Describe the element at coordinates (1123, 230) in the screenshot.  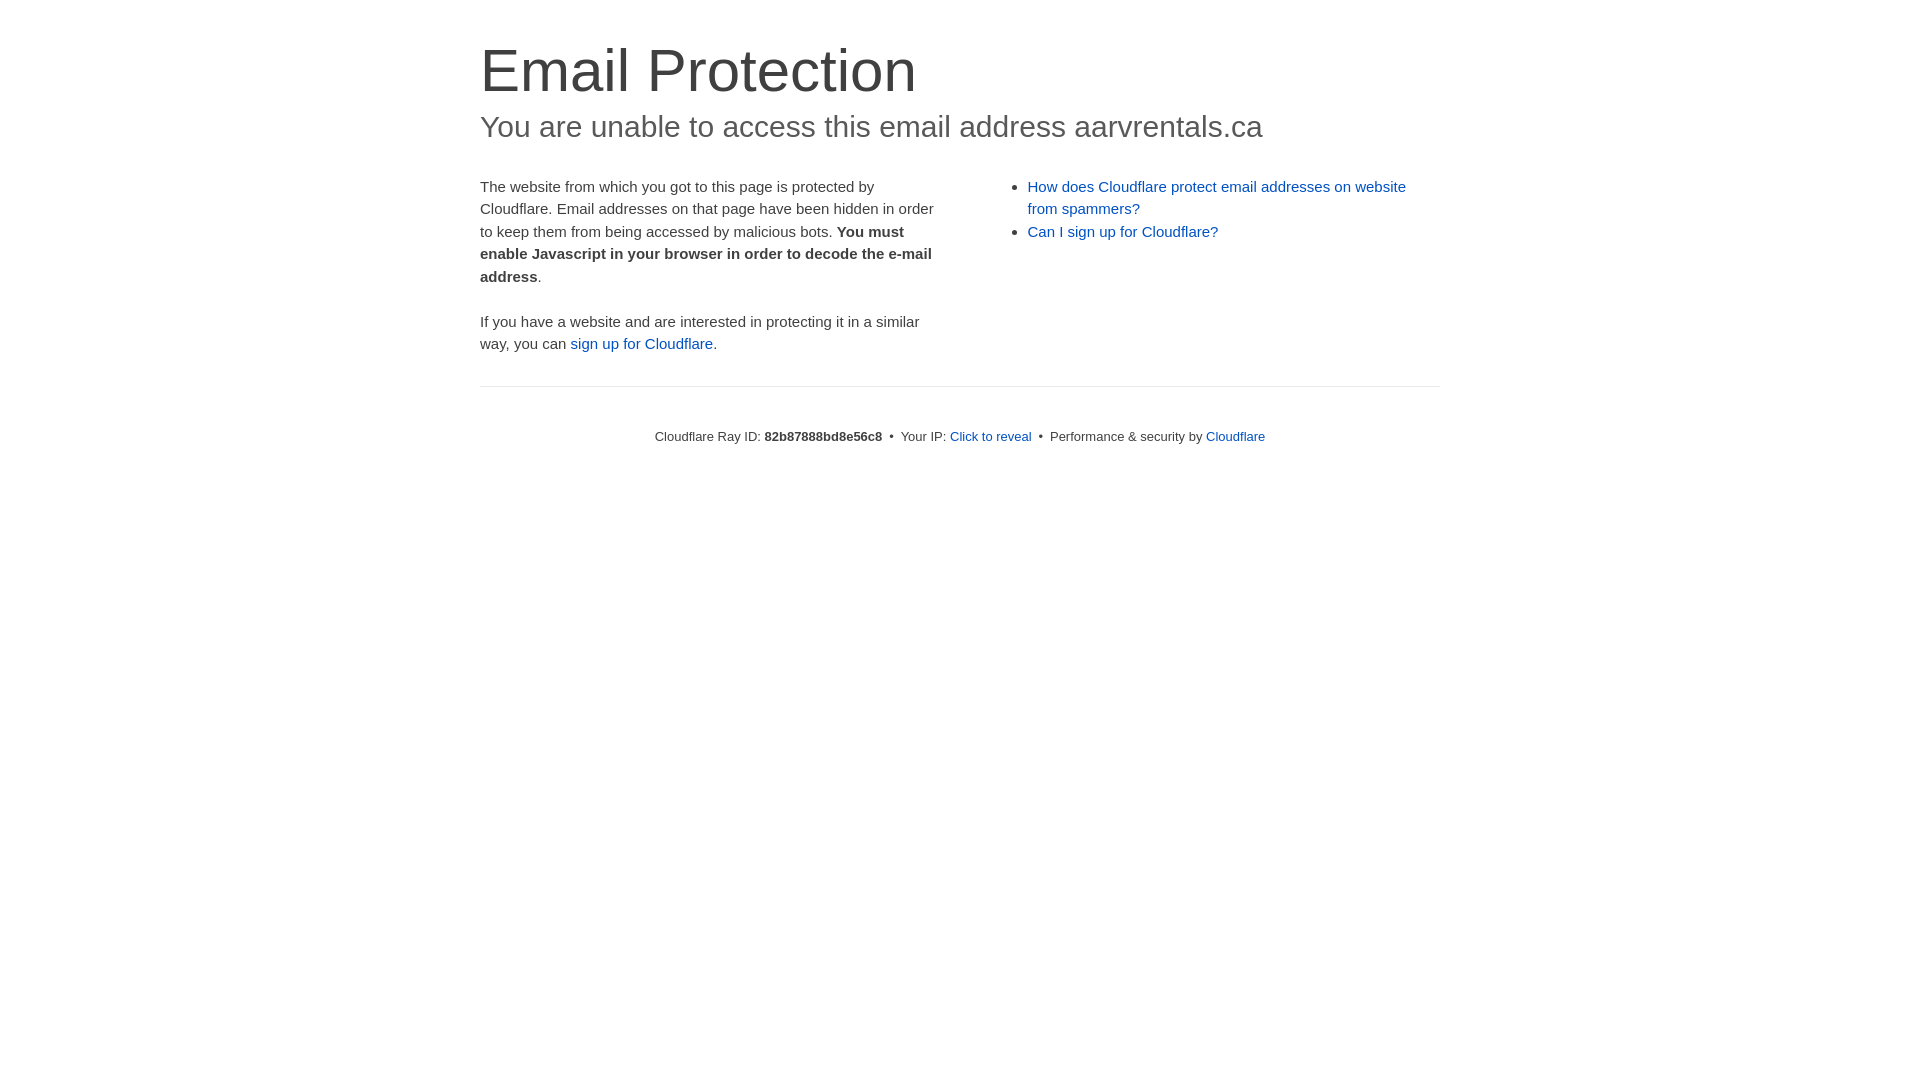
I see `'Can I sign up for Cloudflare?'` at that location.